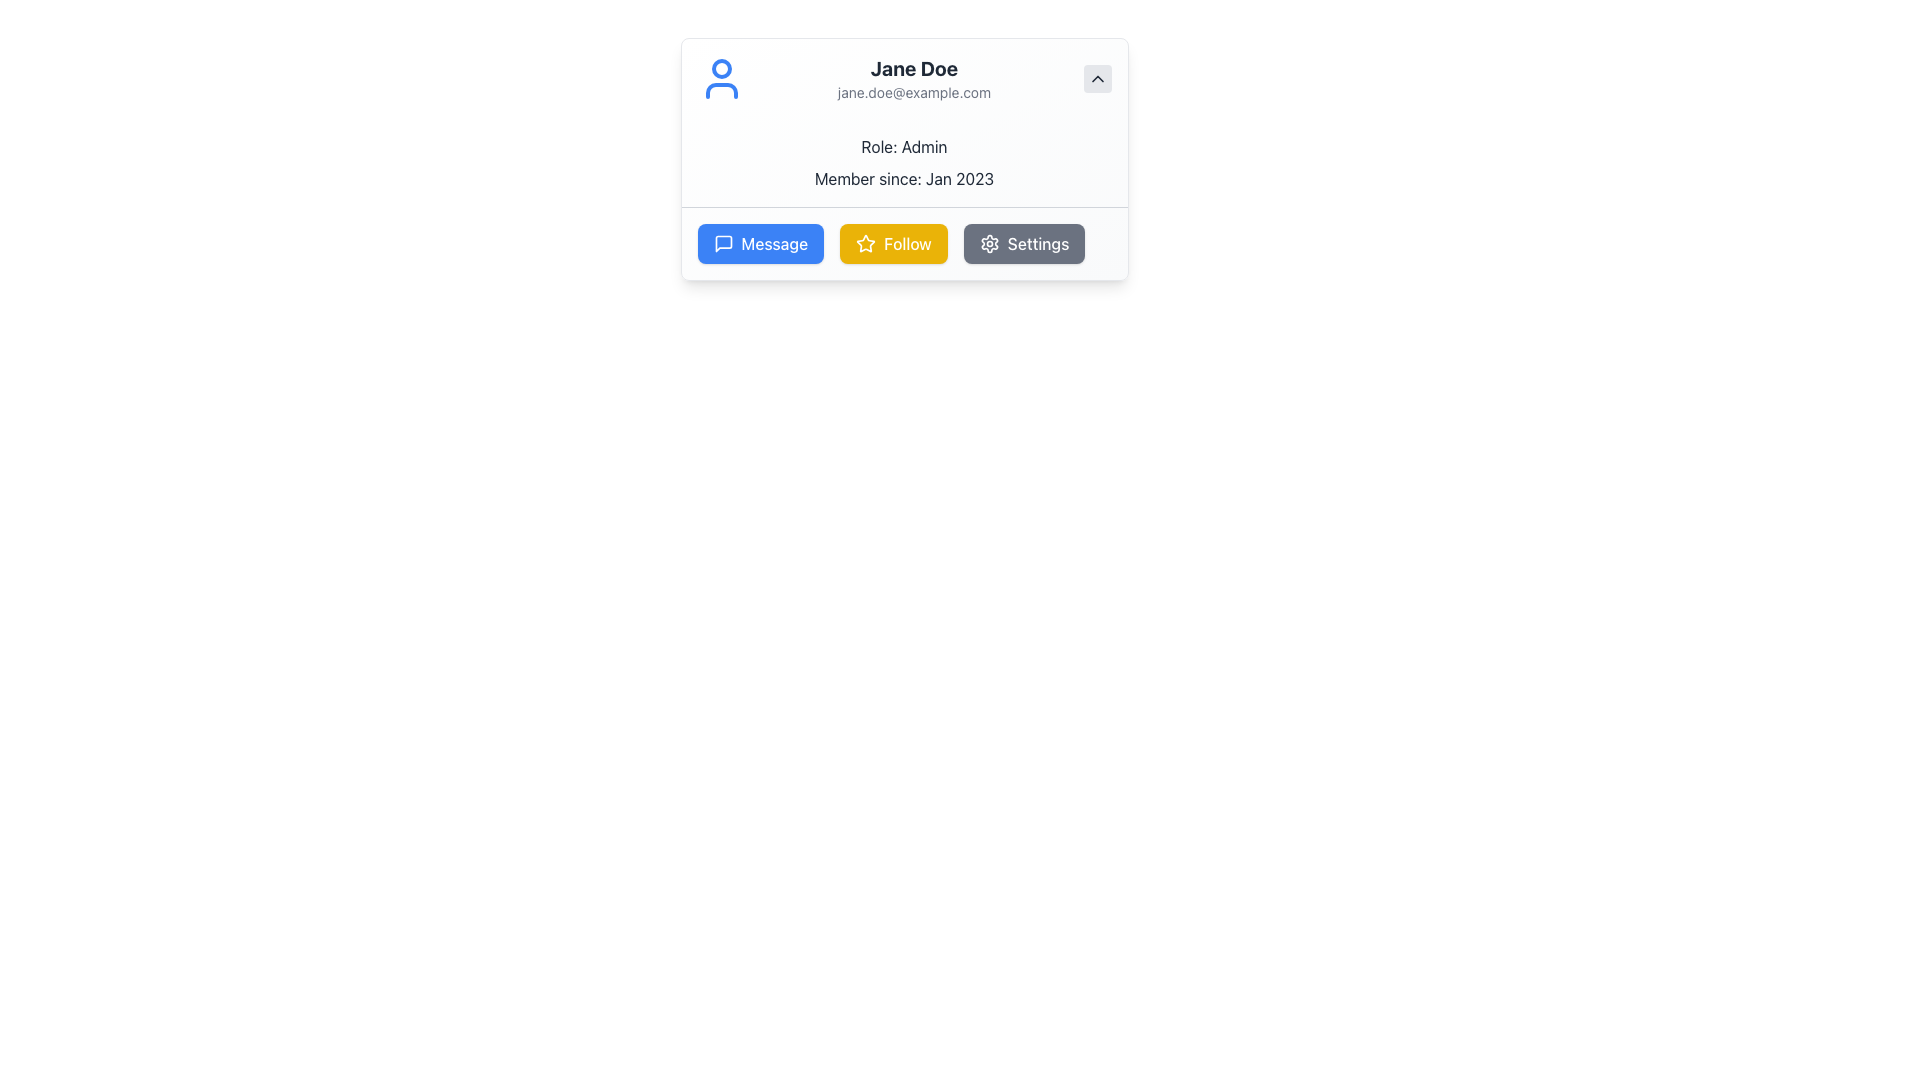  I want to click on the text label displaying 'jane.doe@example.com', which is located below the larger text 'Jane Doe' in the user profile section, so click(913, 92).